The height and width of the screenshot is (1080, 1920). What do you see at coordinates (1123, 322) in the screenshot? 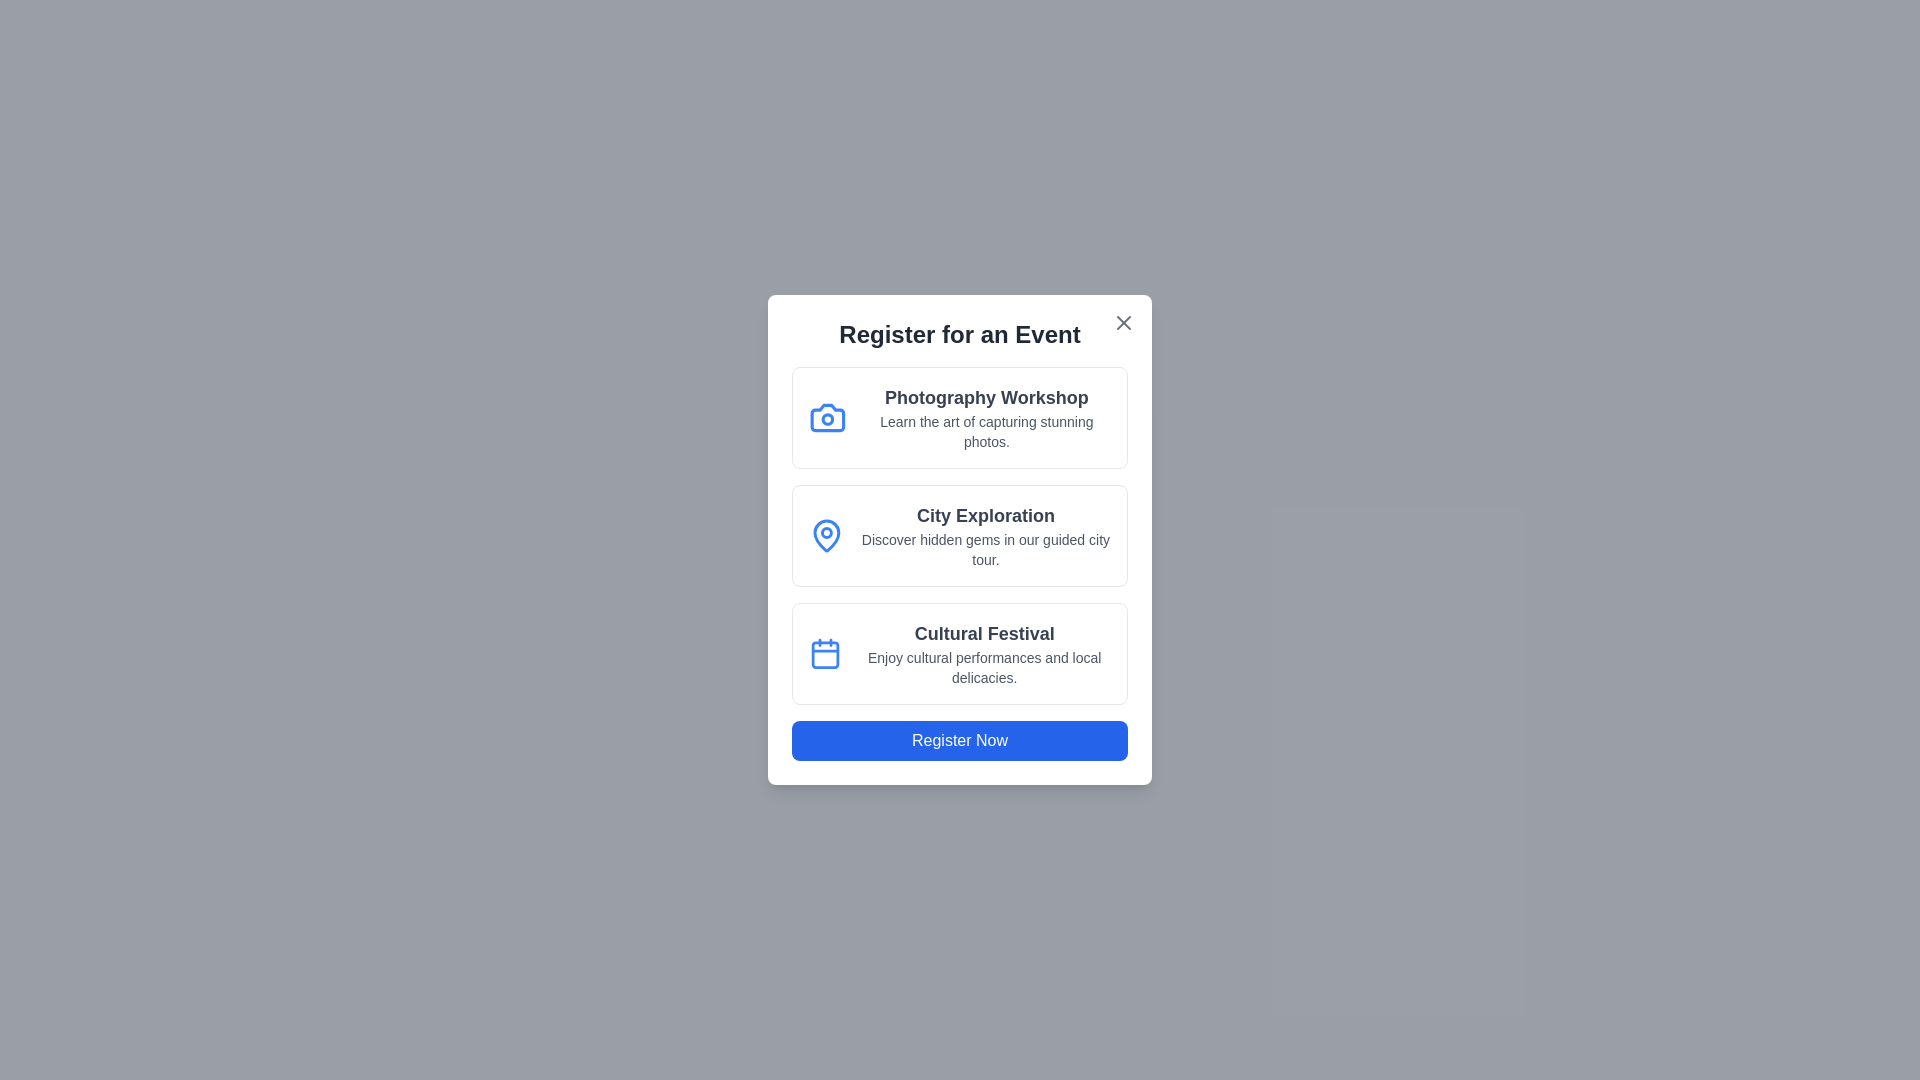
I see `the close button to close the dialog` at bounding box center [1123, 322].